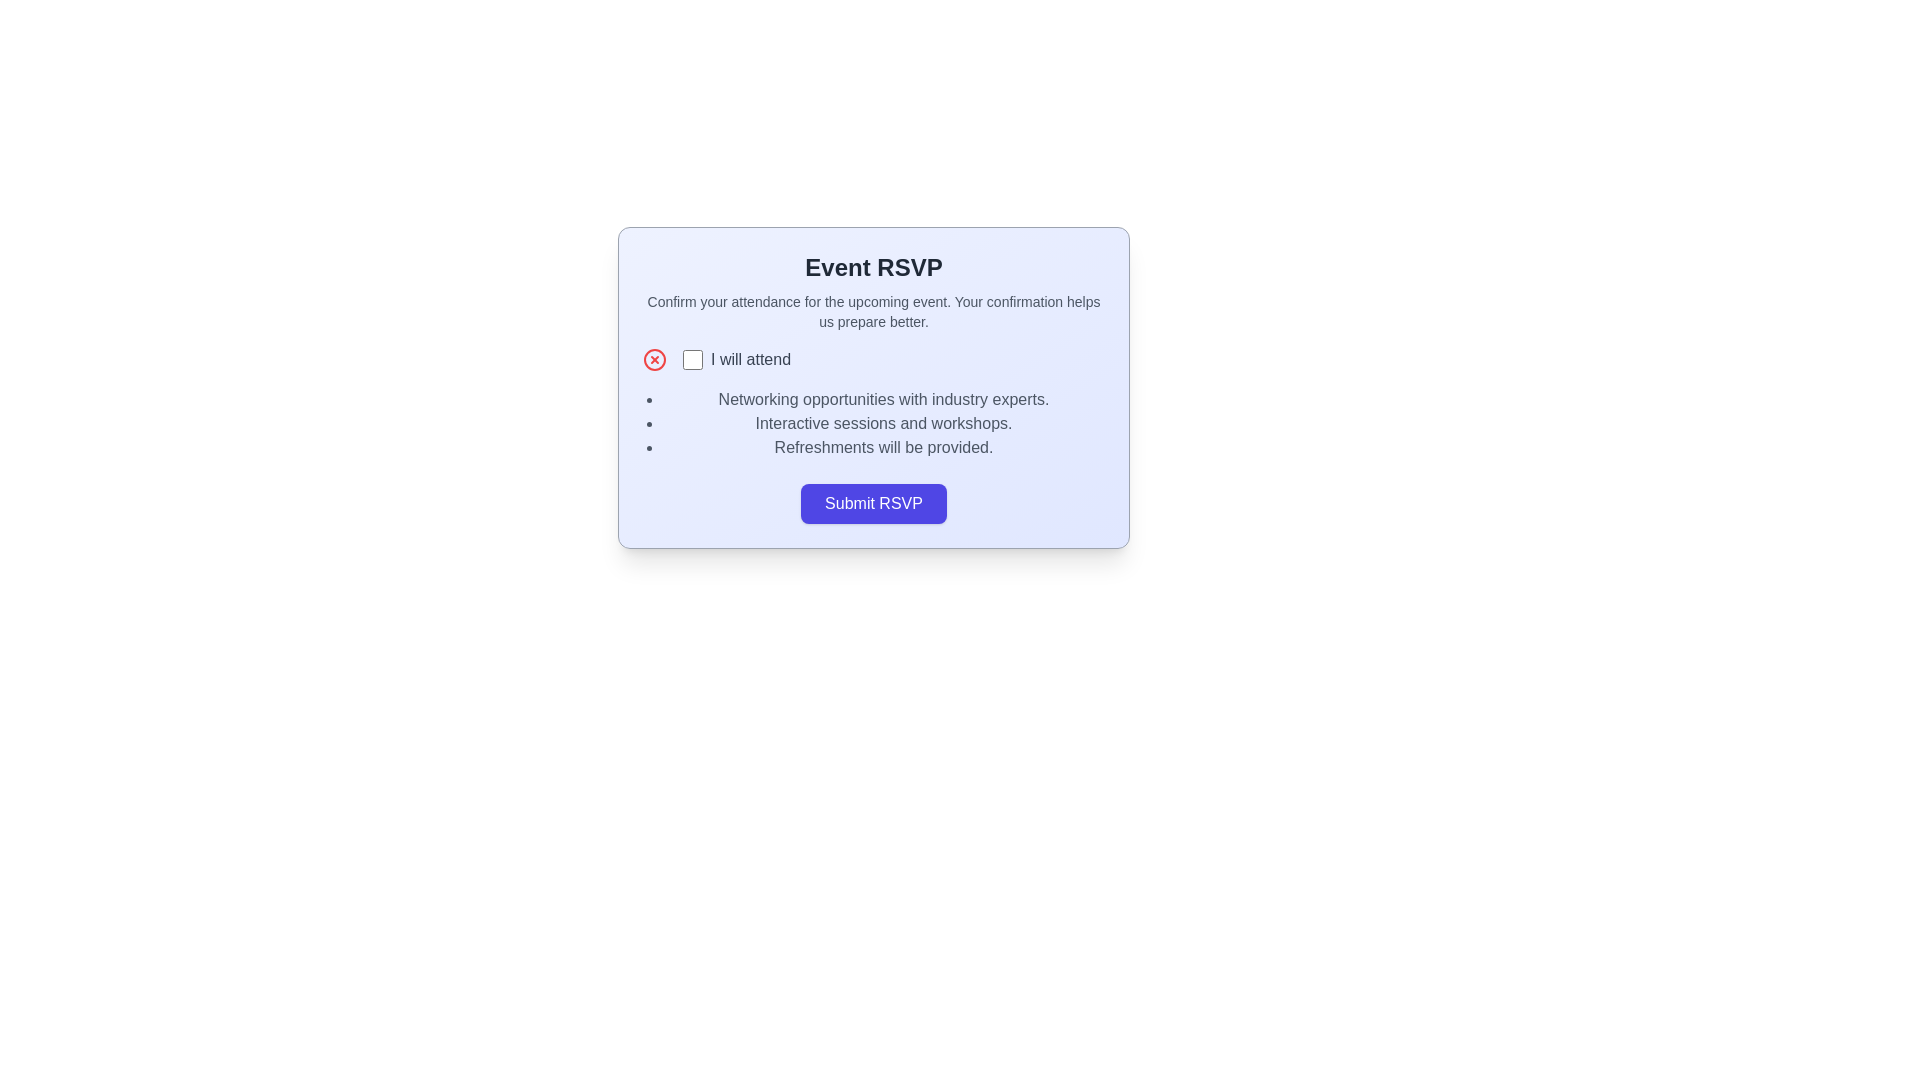 This screenshot has height=1080, width=1920. What do you see at coordinates (750, 358) in the screenshot?
I see `the text label displaying 'I will attend', which is styled in gray and located immediately to the right of a checkbox in the 'Event RSVP' modal` at bounding box center [750, 358].